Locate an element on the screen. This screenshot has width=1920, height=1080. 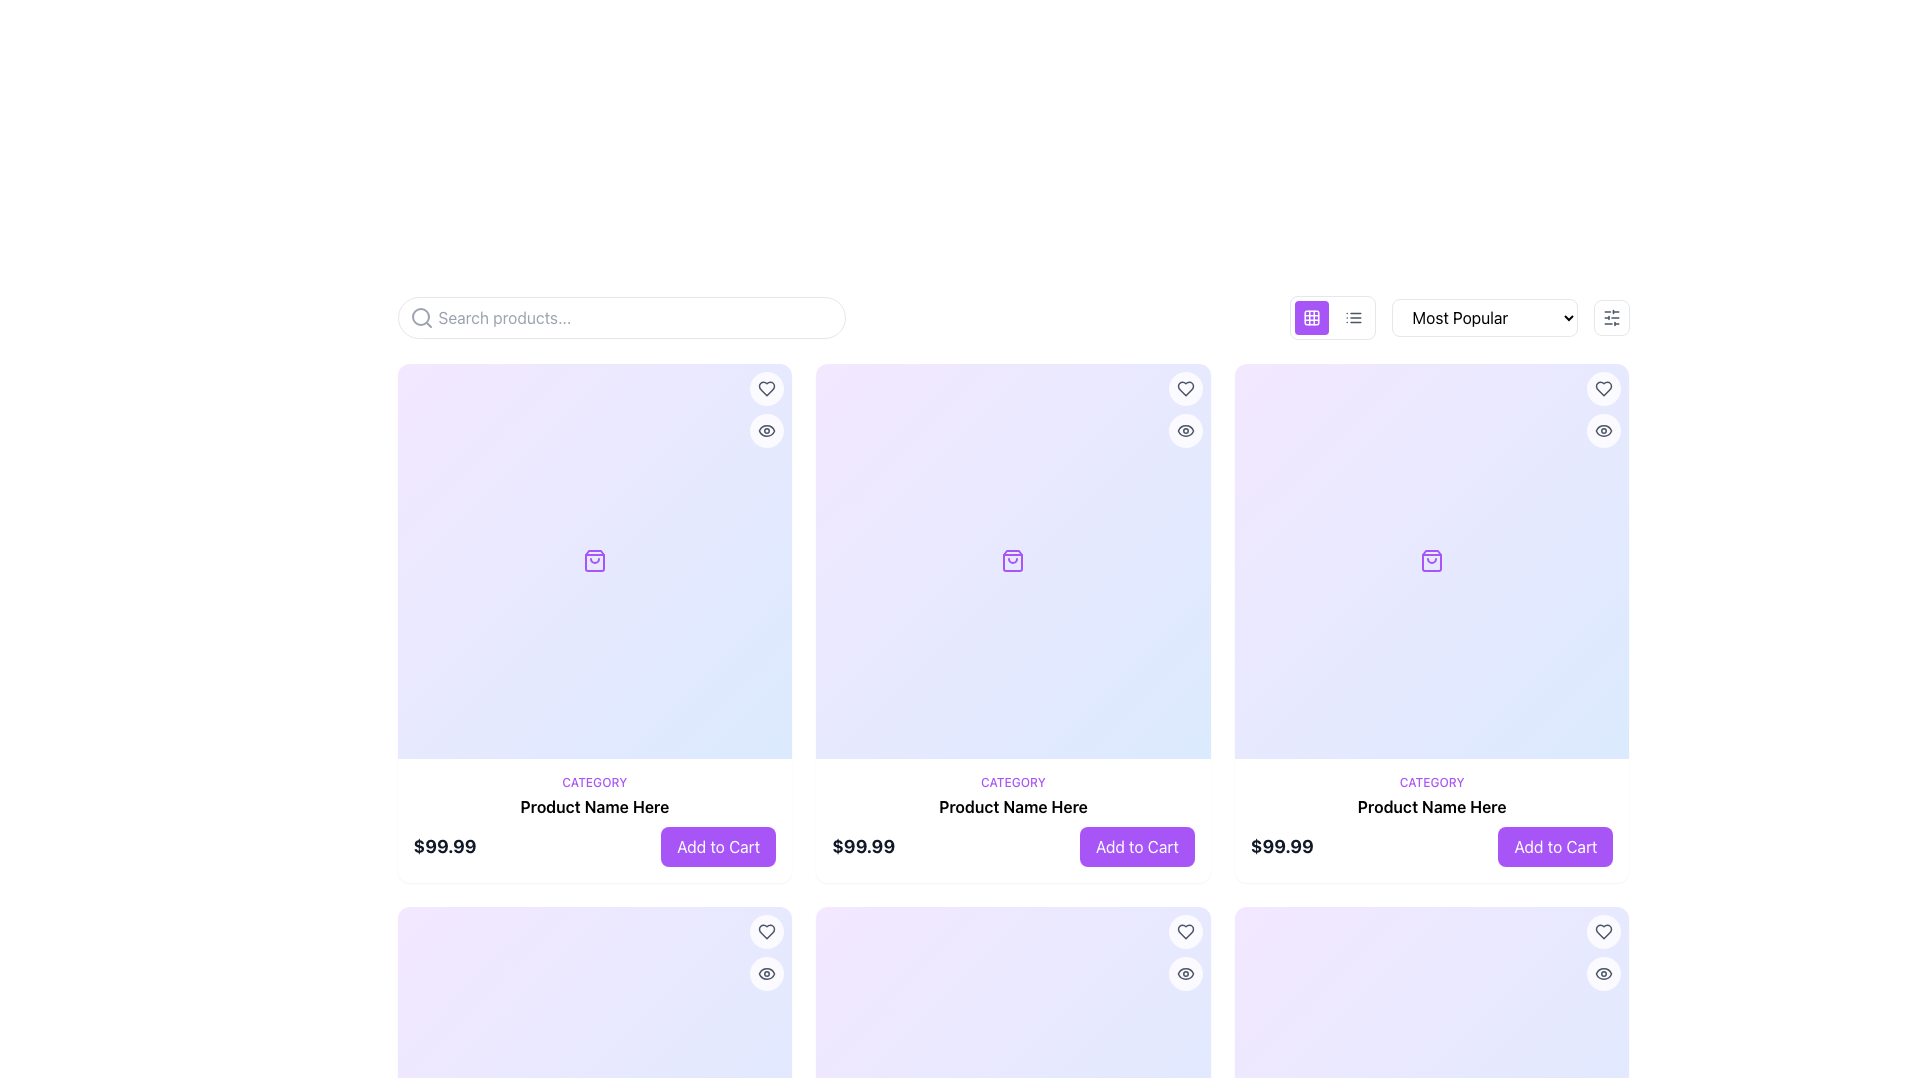
the product name label located in the fourth product card of the grid layout, which helps users identify the item is located at coordinates (1431, 805).